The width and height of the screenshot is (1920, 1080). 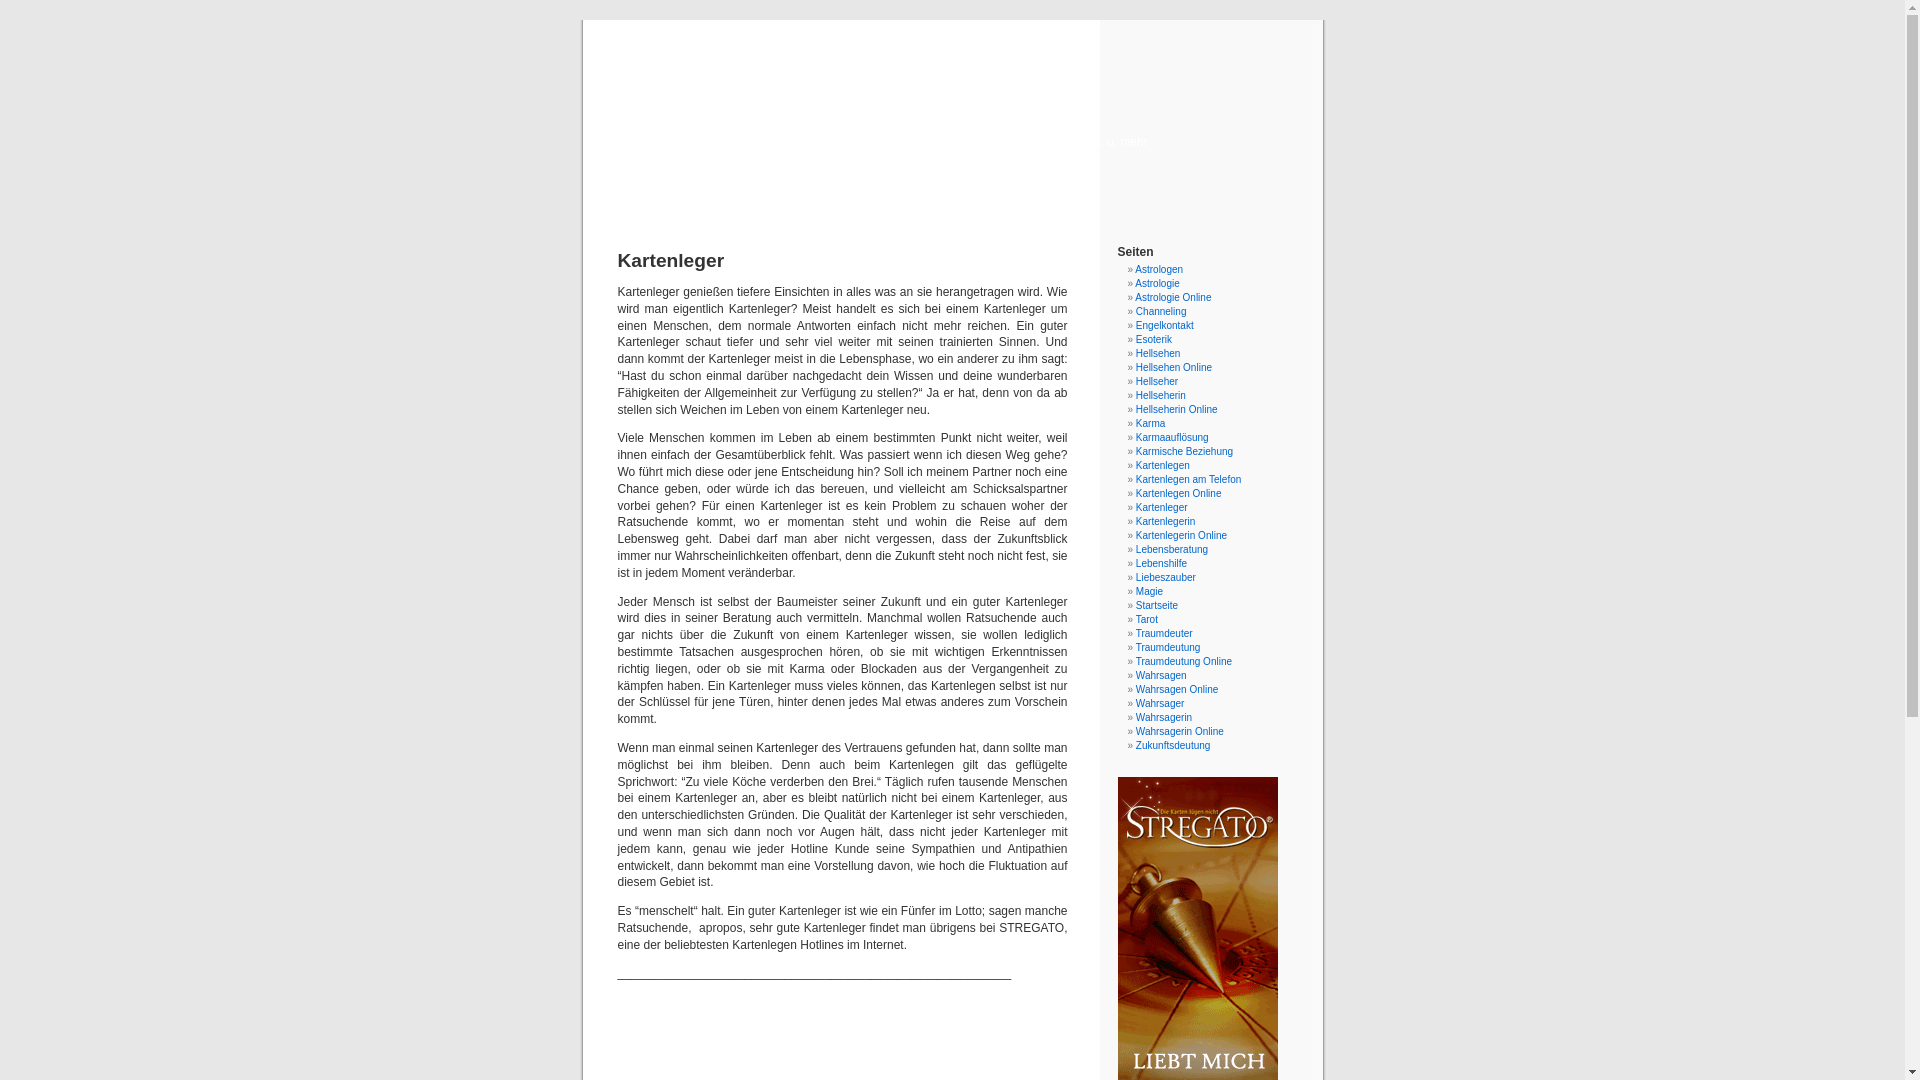 What do you see at coordinates (1161, 675) in the screenshot?
I see `'Wahrsagen'` at bounding box center [1161, 675].